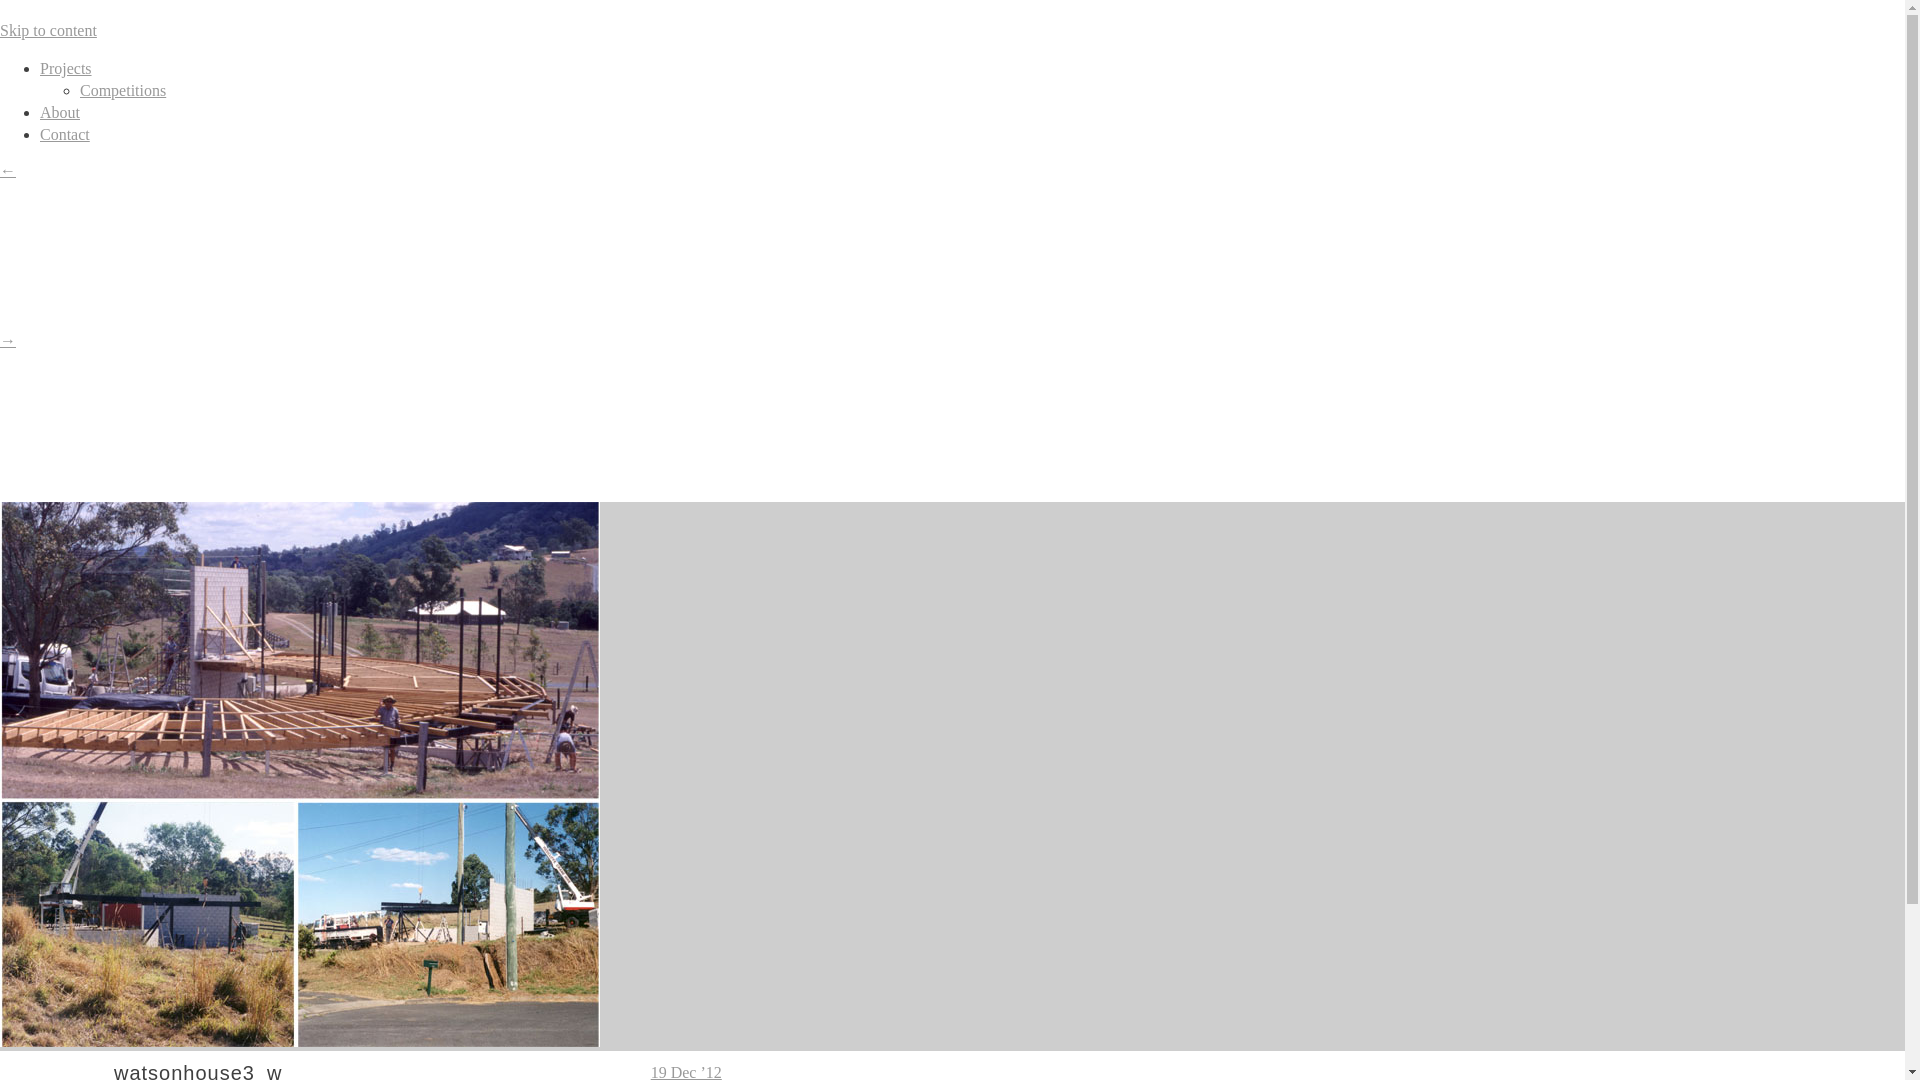  Describe the element at coordinates (59, 112) in the screenshot. I see `'About'` at that location.